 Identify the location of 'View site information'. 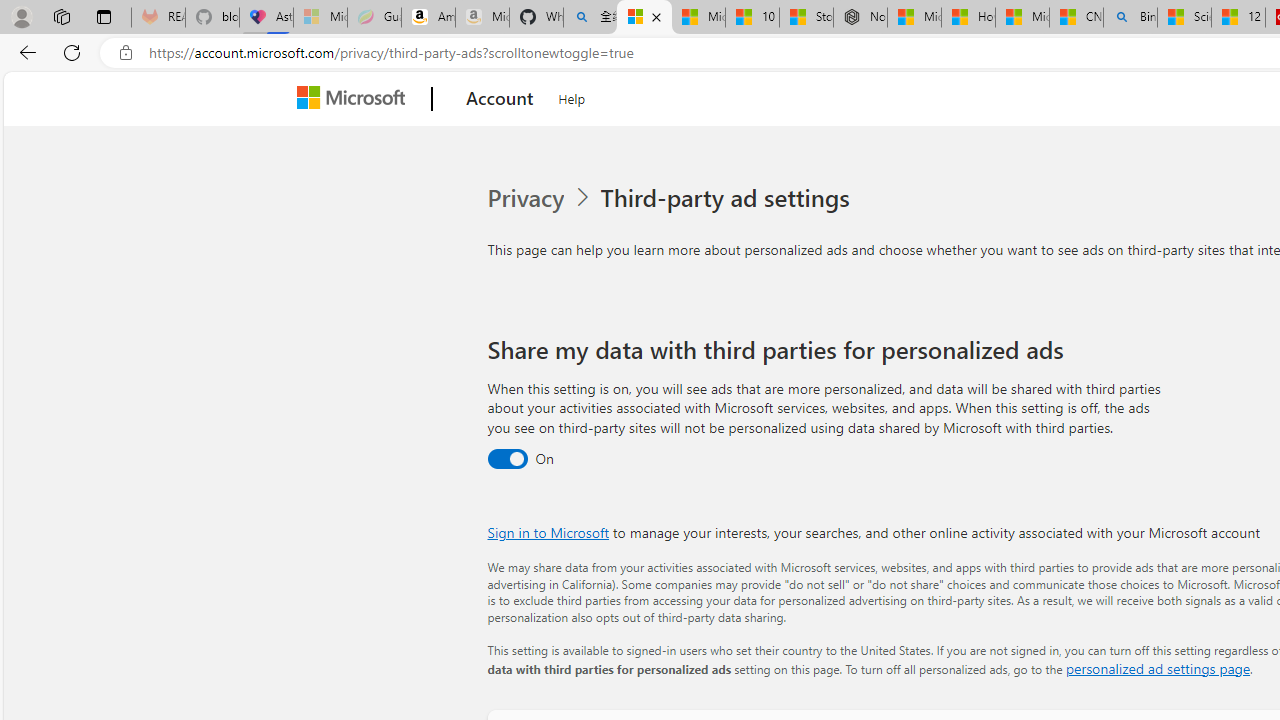
(125, 52).